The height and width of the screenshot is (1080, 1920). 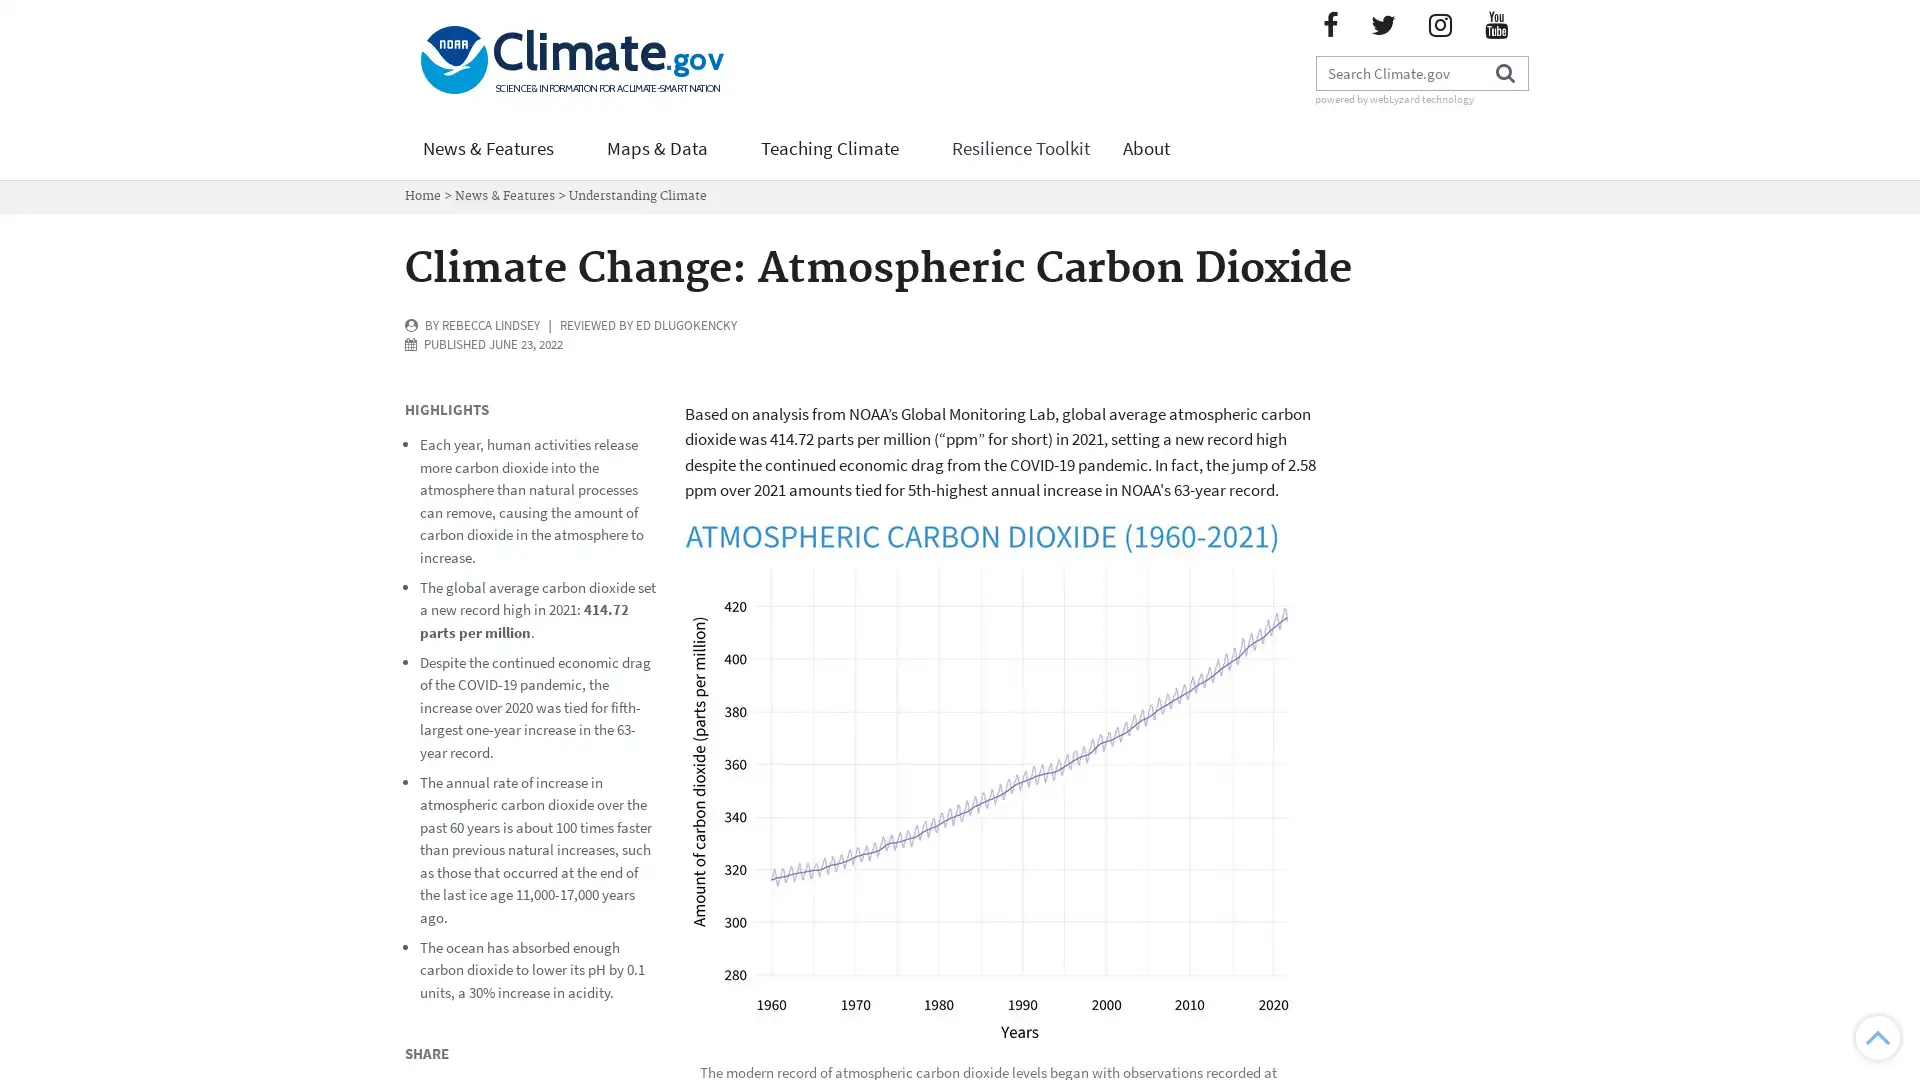 I want to click on Maps & Data, so click(x=667, y=146).